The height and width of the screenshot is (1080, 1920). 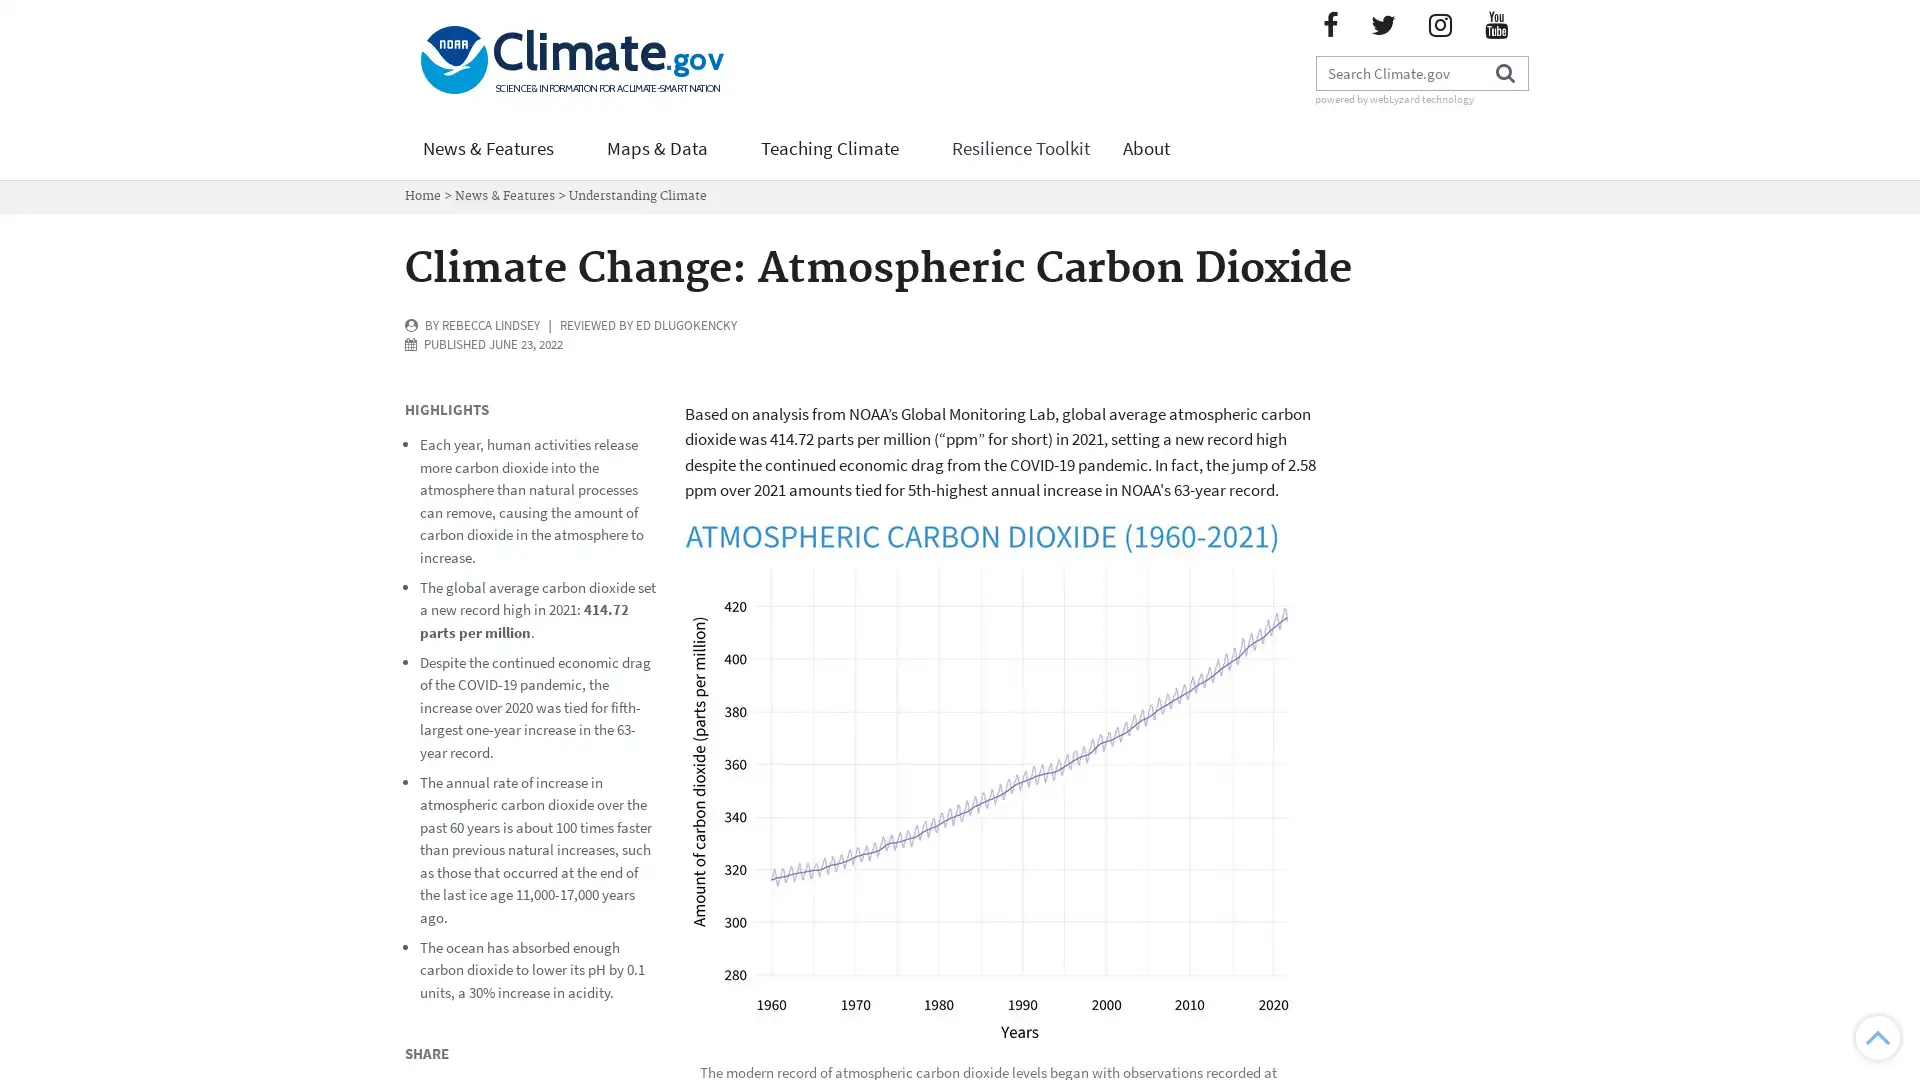 I want to click on Maps & Data, so click(x=667, y=146).